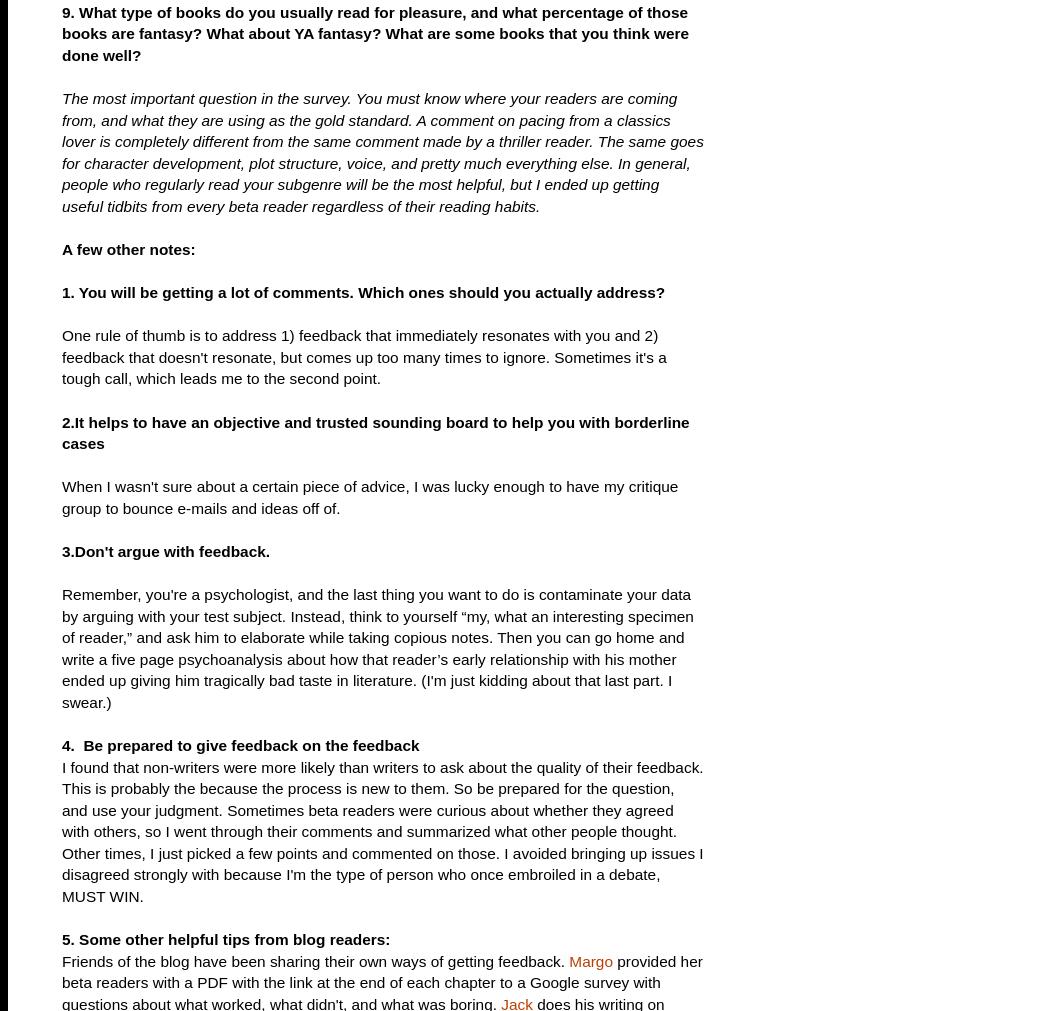 The height and width of the screenshot is (1011, 1058). Describe the element at coordinates (375, 431) in the screenshot. I see `'2.It helps to have an objective and trusted sounding board to help you with borderline cases'` at that location.